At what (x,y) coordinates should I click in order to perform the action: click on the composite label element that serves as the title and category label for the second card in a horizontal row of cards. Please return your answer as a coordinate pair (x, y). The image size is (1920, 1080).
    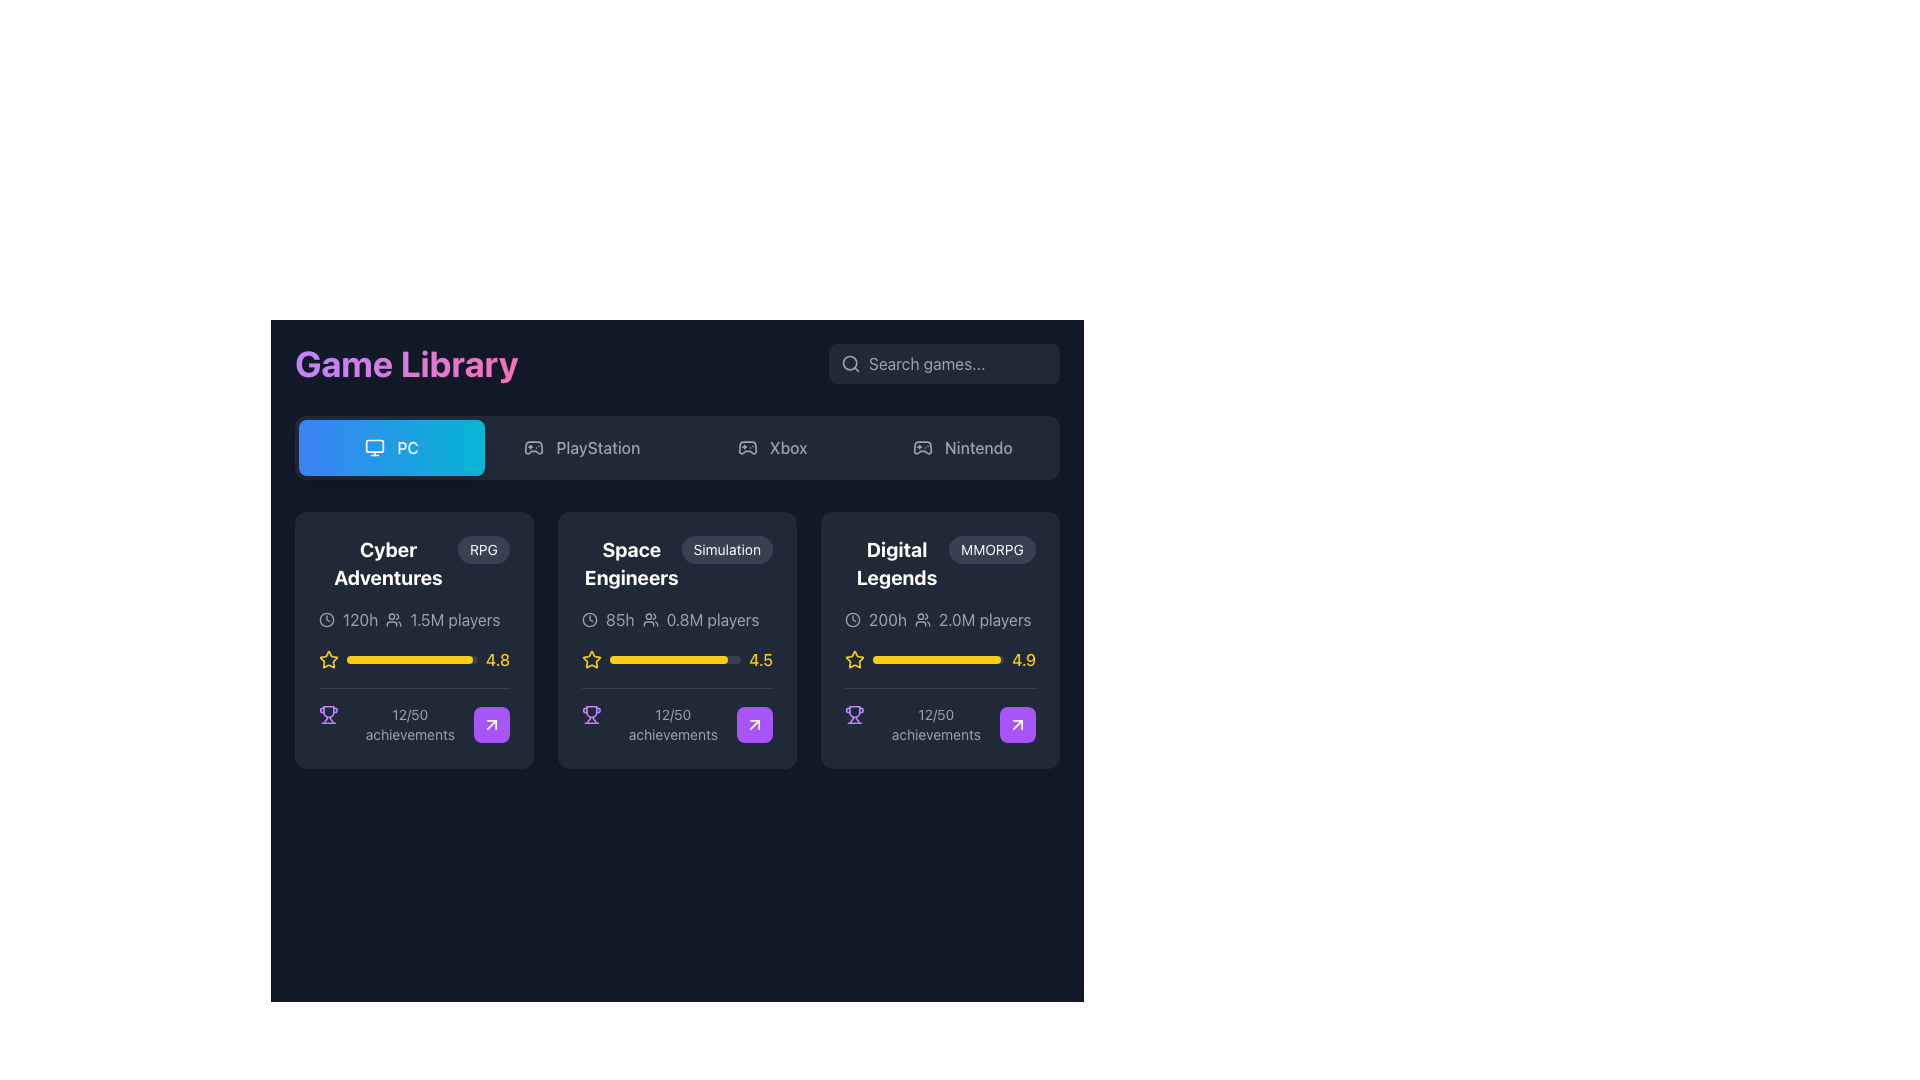
    Looking at the image, I should click on (677, 563).